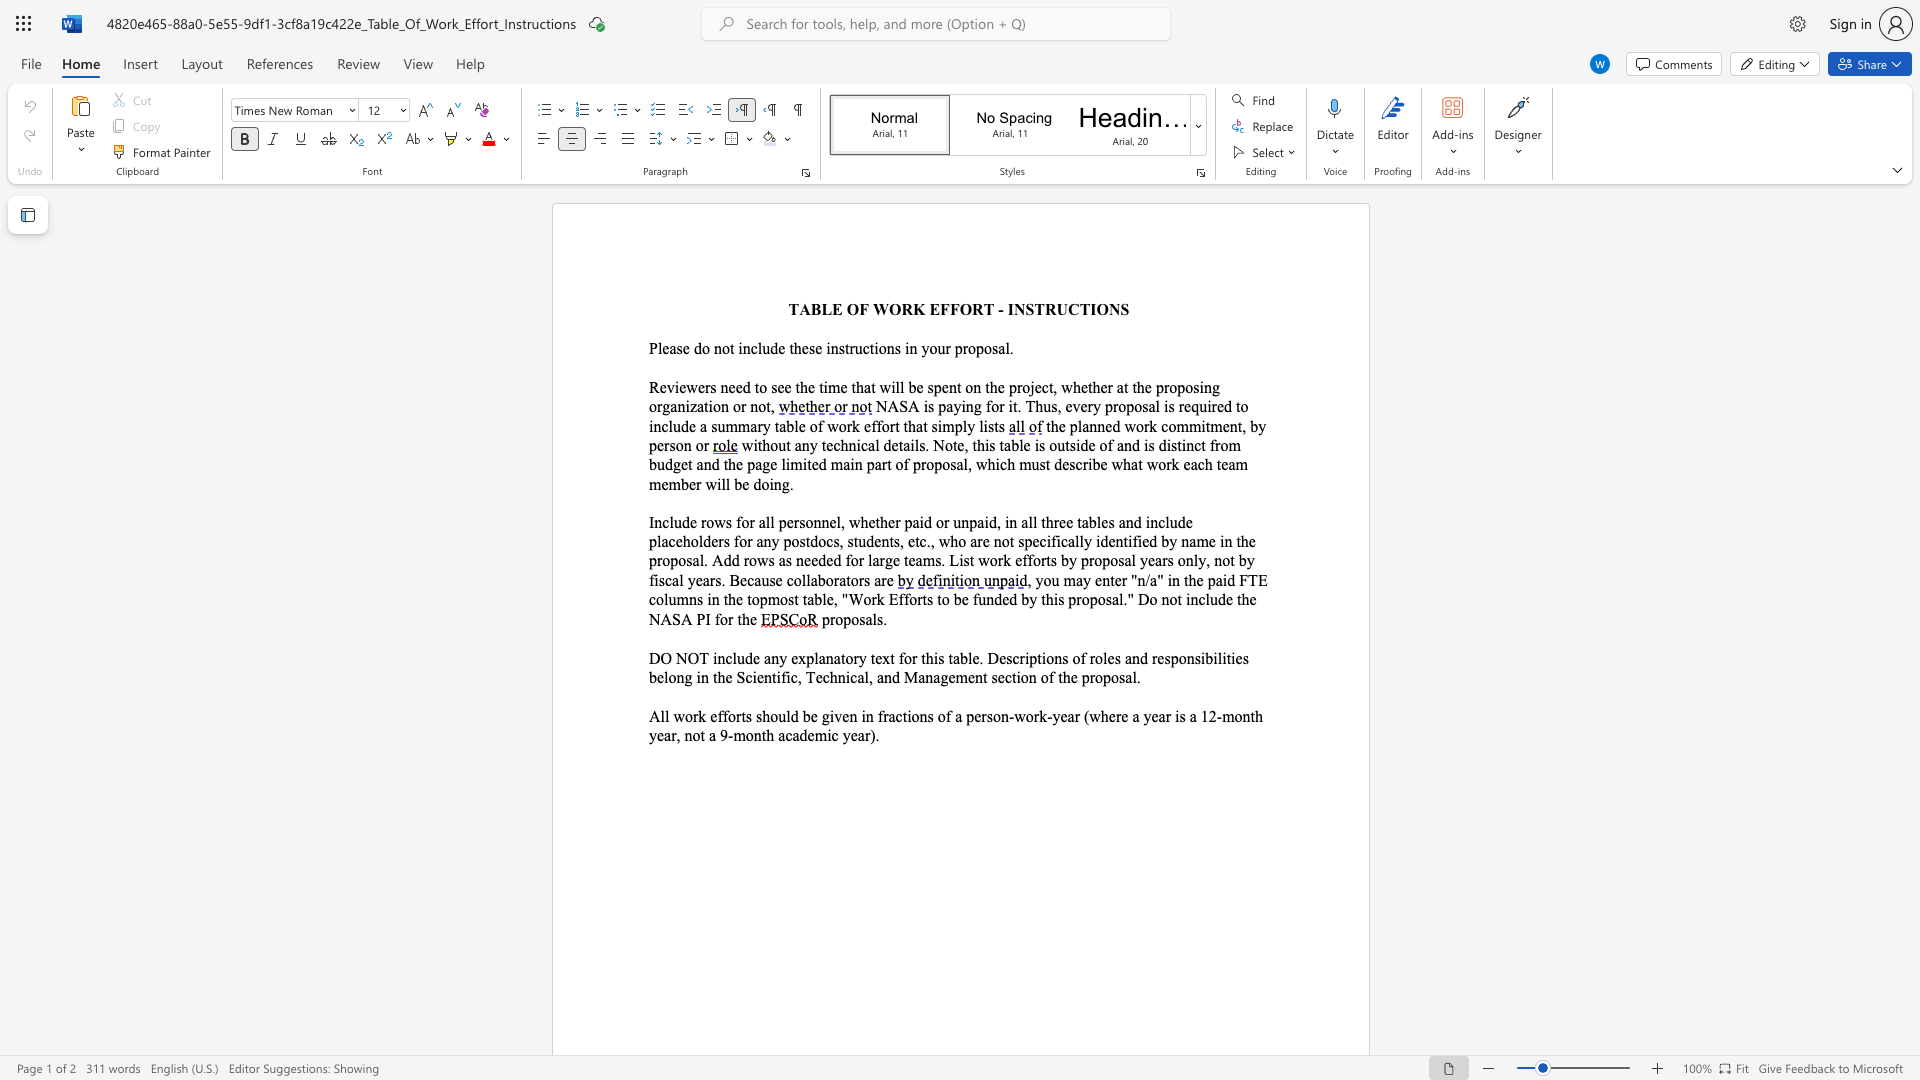 This screenshot has height=1080, width=1920. Describe the element at coordinates (932, 444) in the screenshot. I see `the subset text "Note, this table is outside o" within the text "without any technical details. Note, this table is outside of and is distinct from budget and the page limited main part of proposal, which must describe what work each team member will be doing."` at that location.